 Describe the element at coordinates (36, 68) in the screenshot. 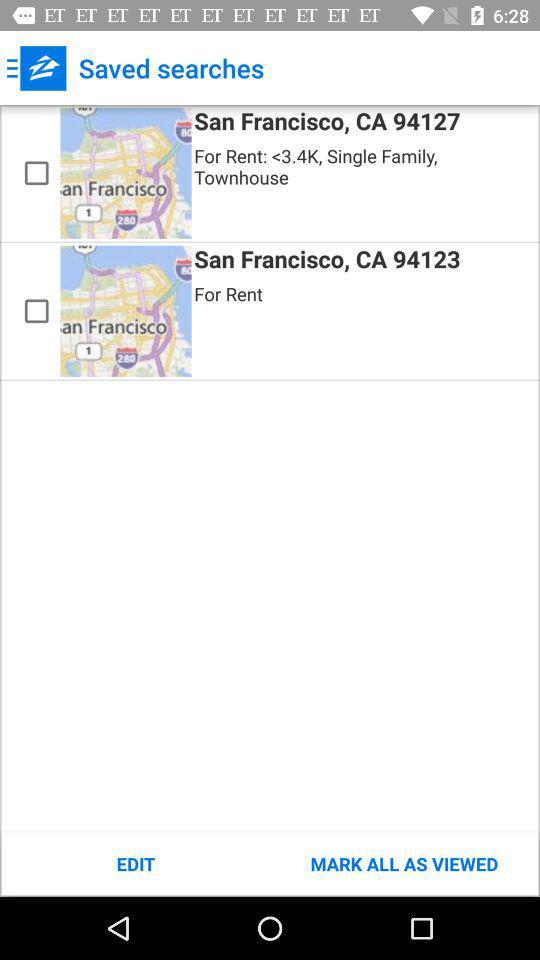

I see `the app to the left of the saved searches icon` at that location.